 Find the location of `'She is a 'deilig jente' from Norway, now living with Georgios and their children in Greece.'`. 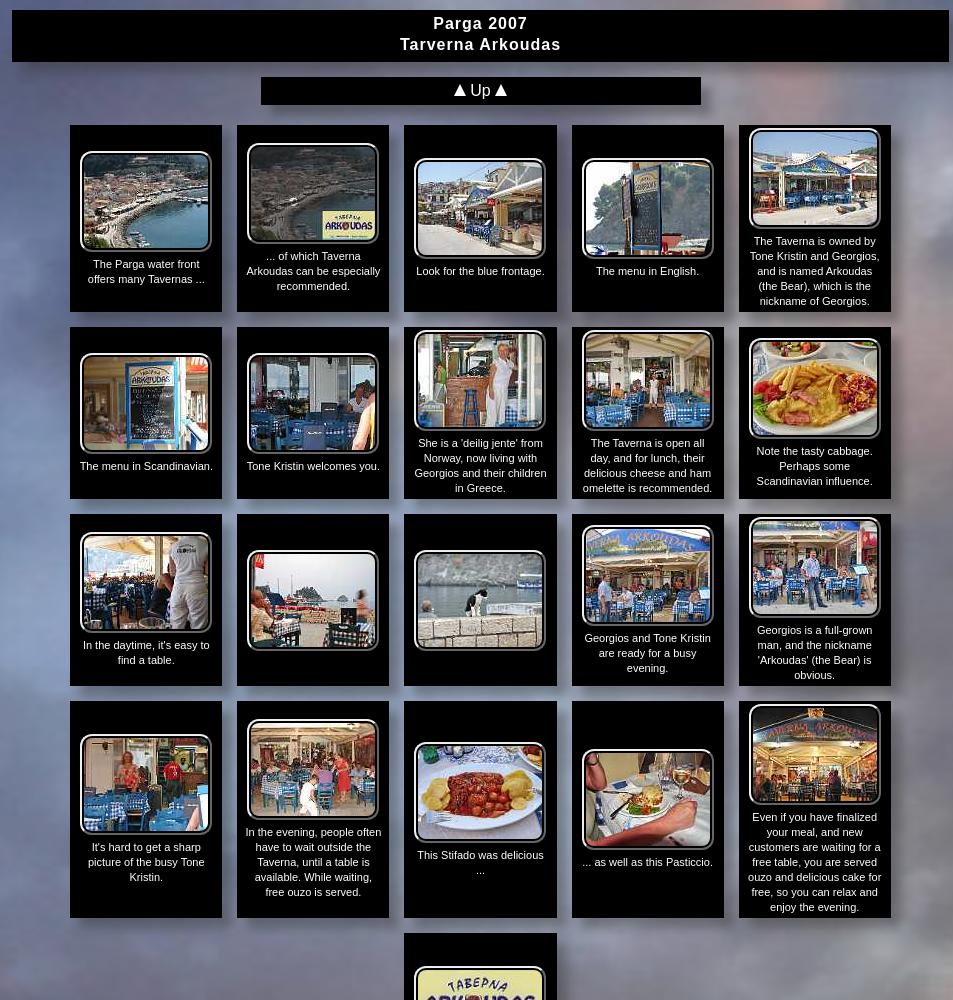

'She is a 'deilig jente' from Norway, now living with Georgios and their children in Greece.' is located at coordinates (480, 464).